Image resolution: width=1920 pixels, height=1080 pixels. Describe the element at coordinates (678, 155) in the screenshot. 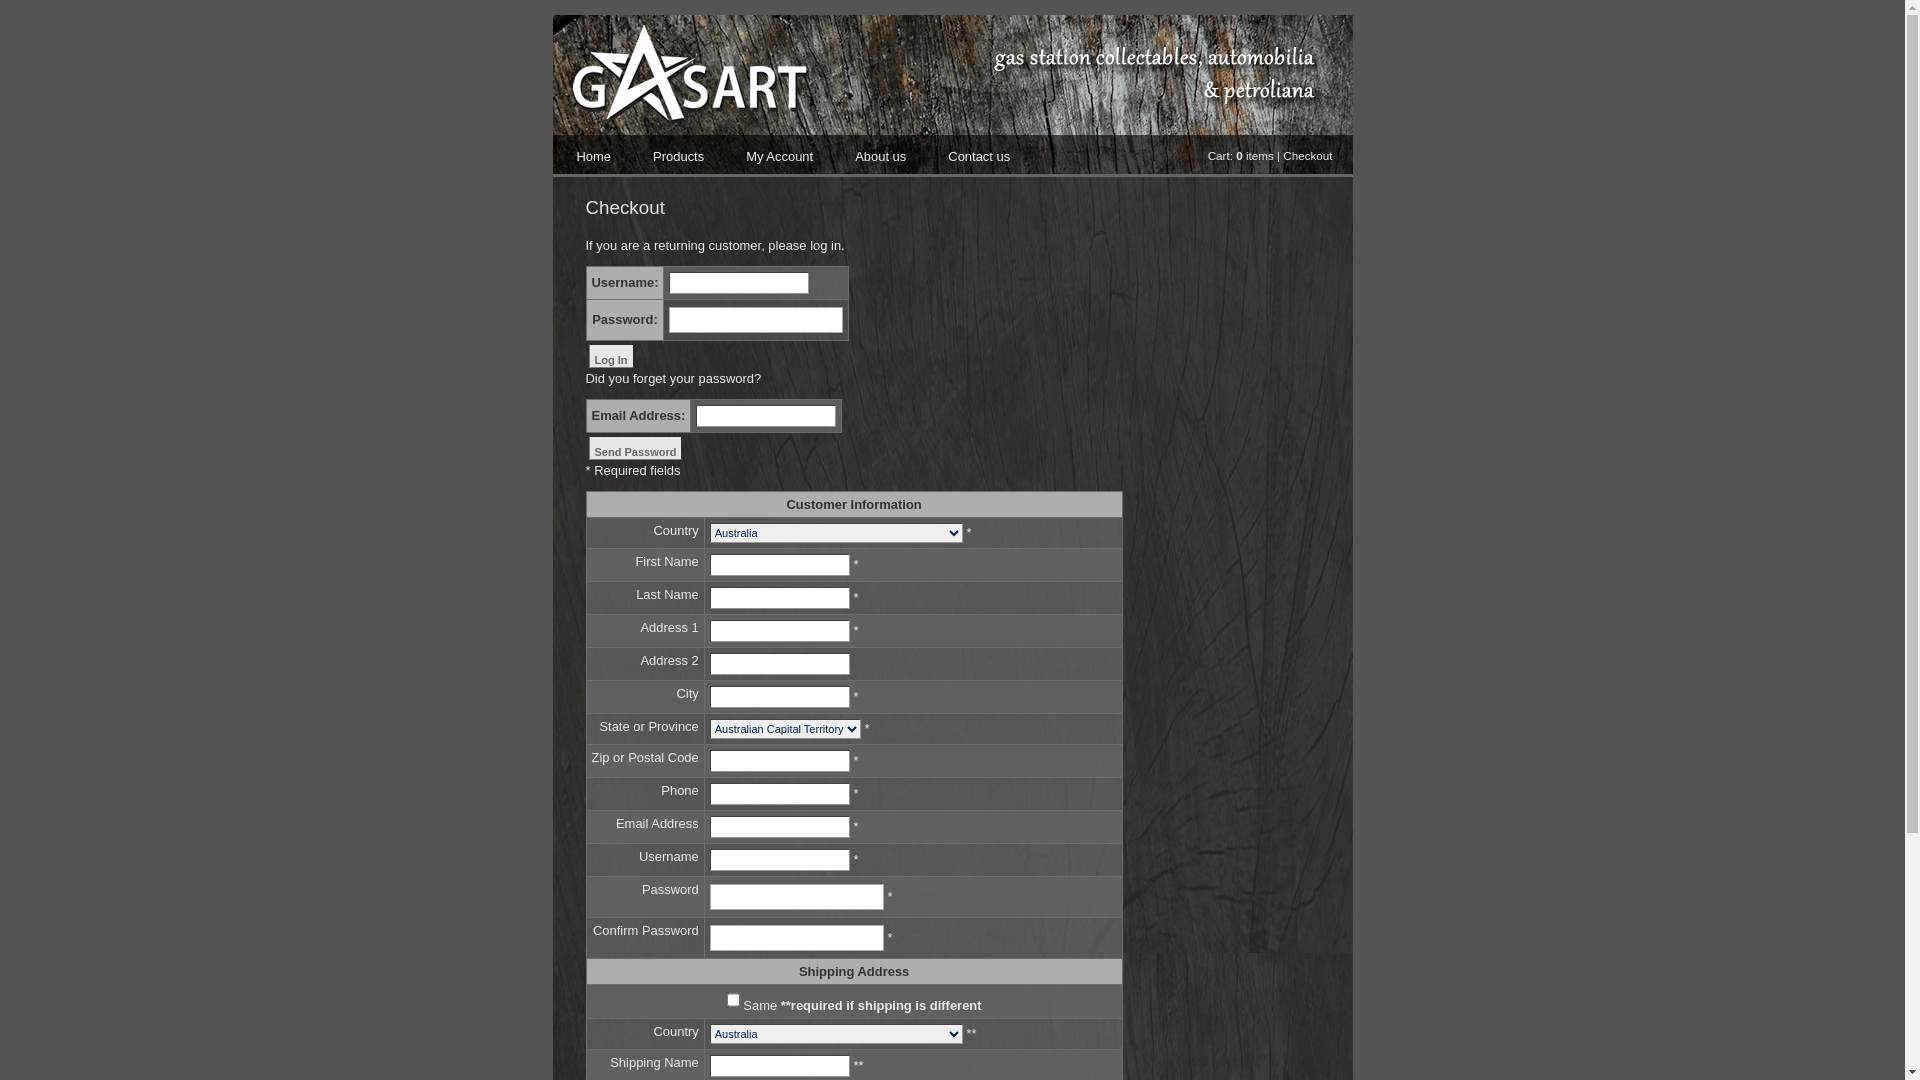

I see `'Products'` at that location.